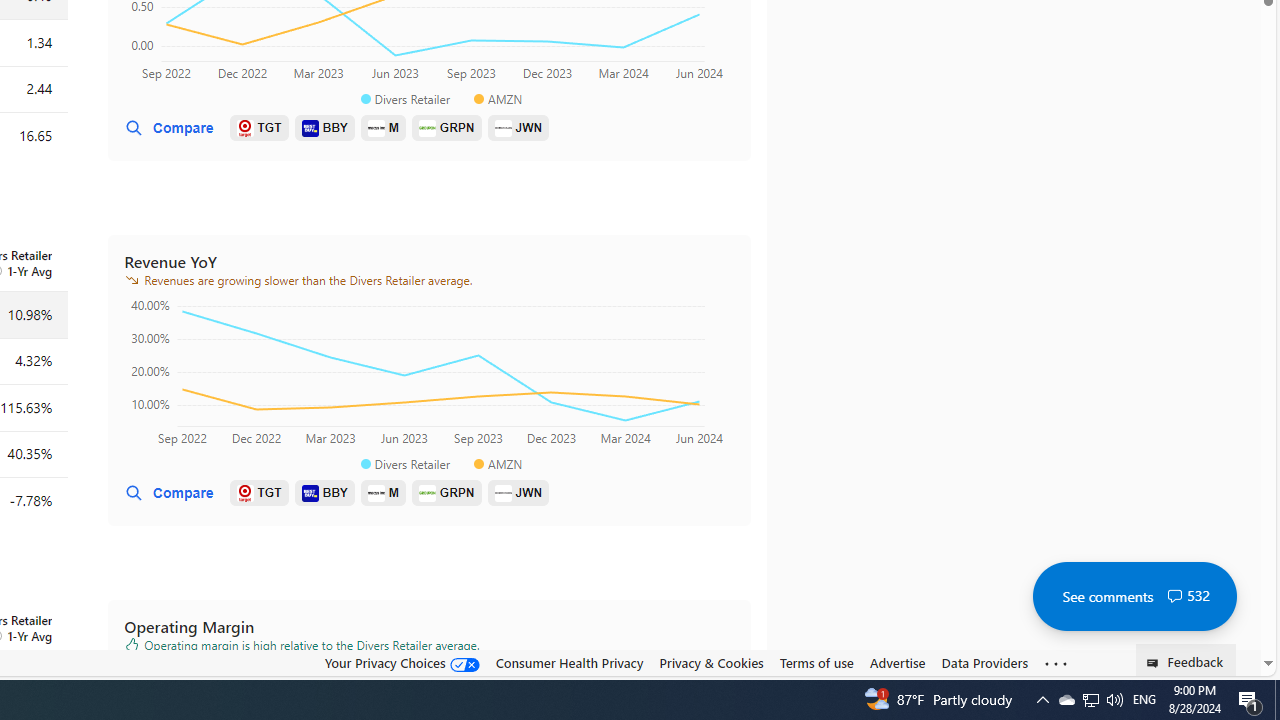 The width and height of the screenshot is (1280, 720). Describe the element at coordinates (711, 662) in the screenshot. I see `'Privacy & Cookies'` at that location.